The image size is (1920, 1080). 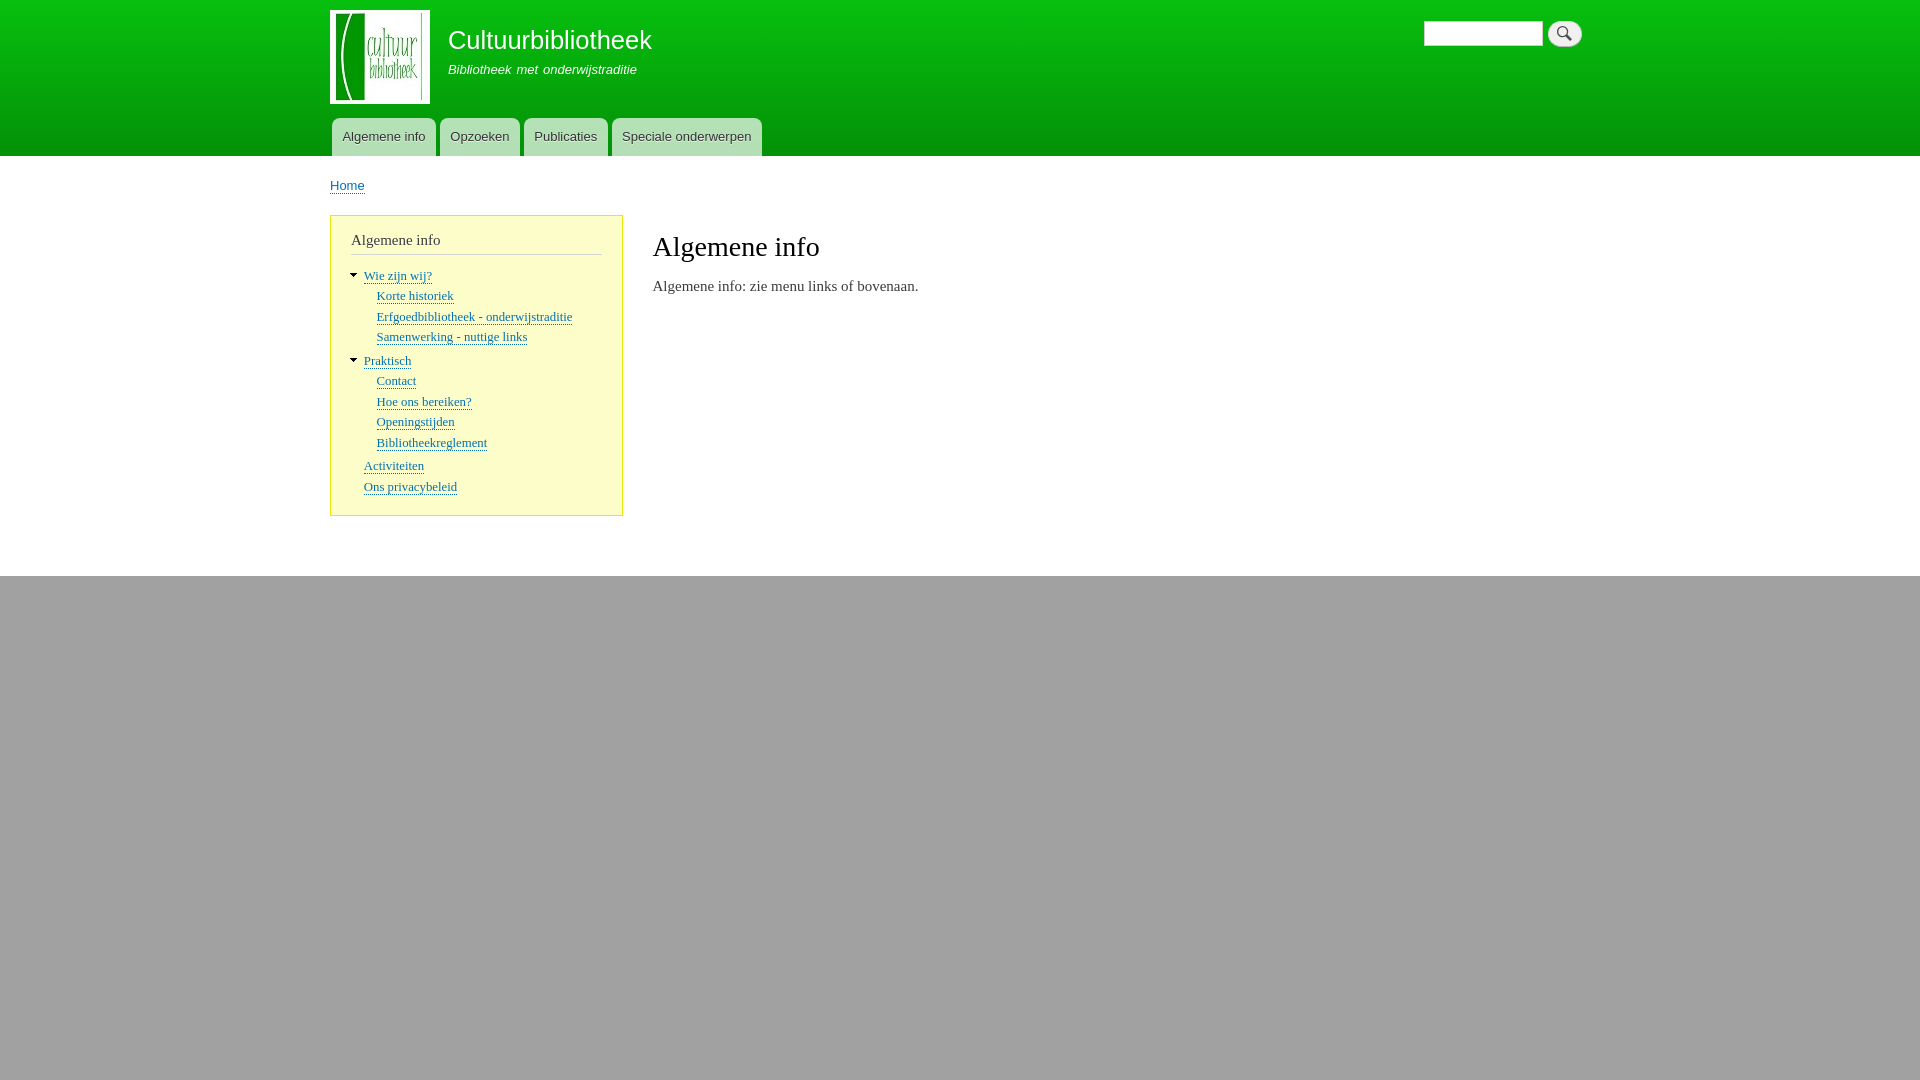 What do you see at coordinates (393, 466) in the screenshot?
I see `'Activiteiten'` at bounding box center [393, 466].